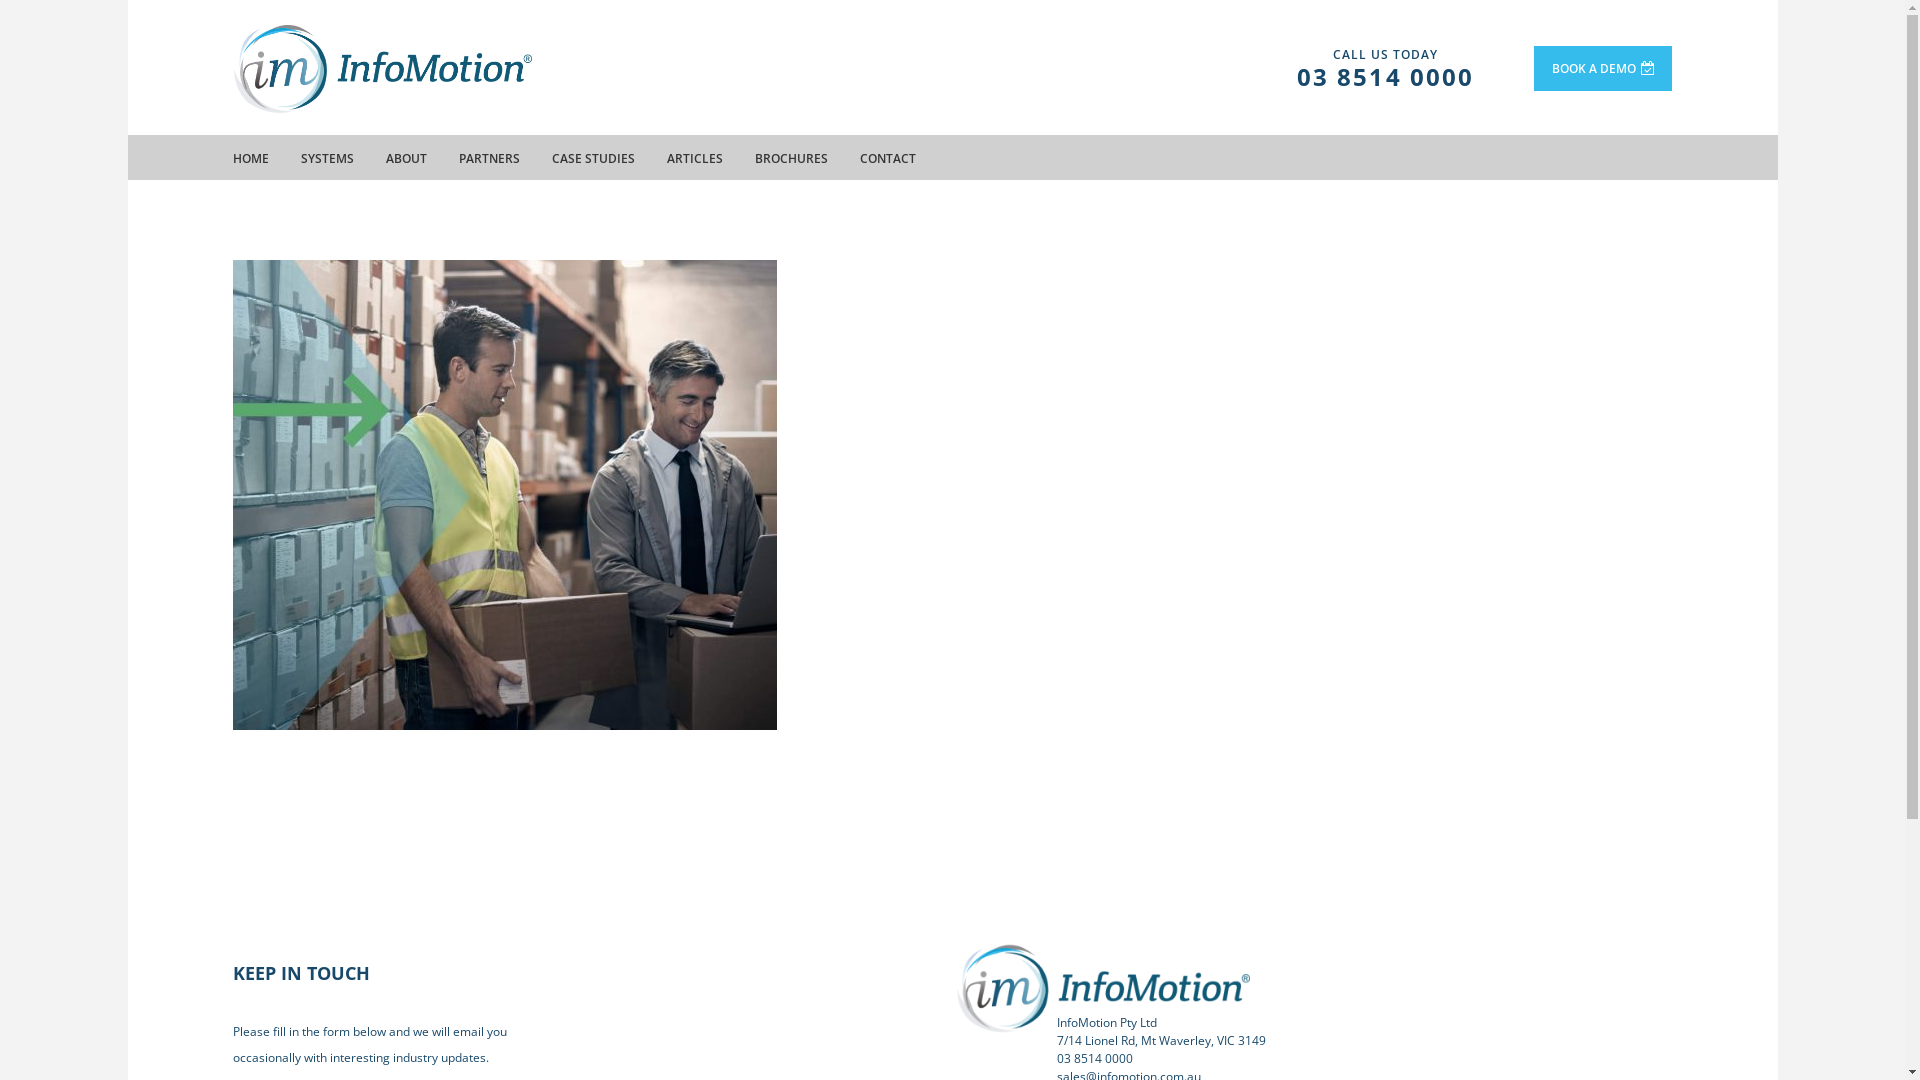 This screenshot has height=1080, width=1920. What do you see at coordinates (298, 157) in the screenshot?
I see `'SYSTEMS'` at bounding box center [298, 157].